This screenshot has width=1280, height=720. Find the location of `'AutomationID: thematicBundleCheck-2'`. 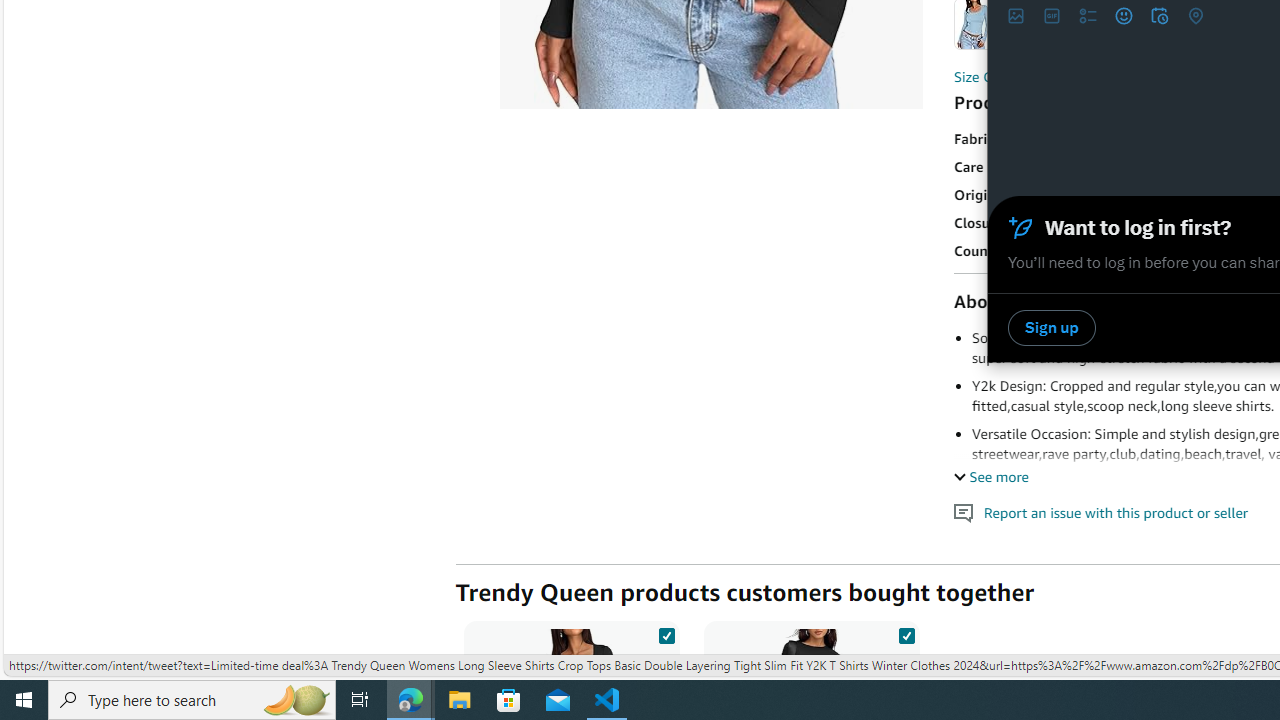

'AutomationID: thematicBundleCheck-2' is located at coordinates (905, 632).